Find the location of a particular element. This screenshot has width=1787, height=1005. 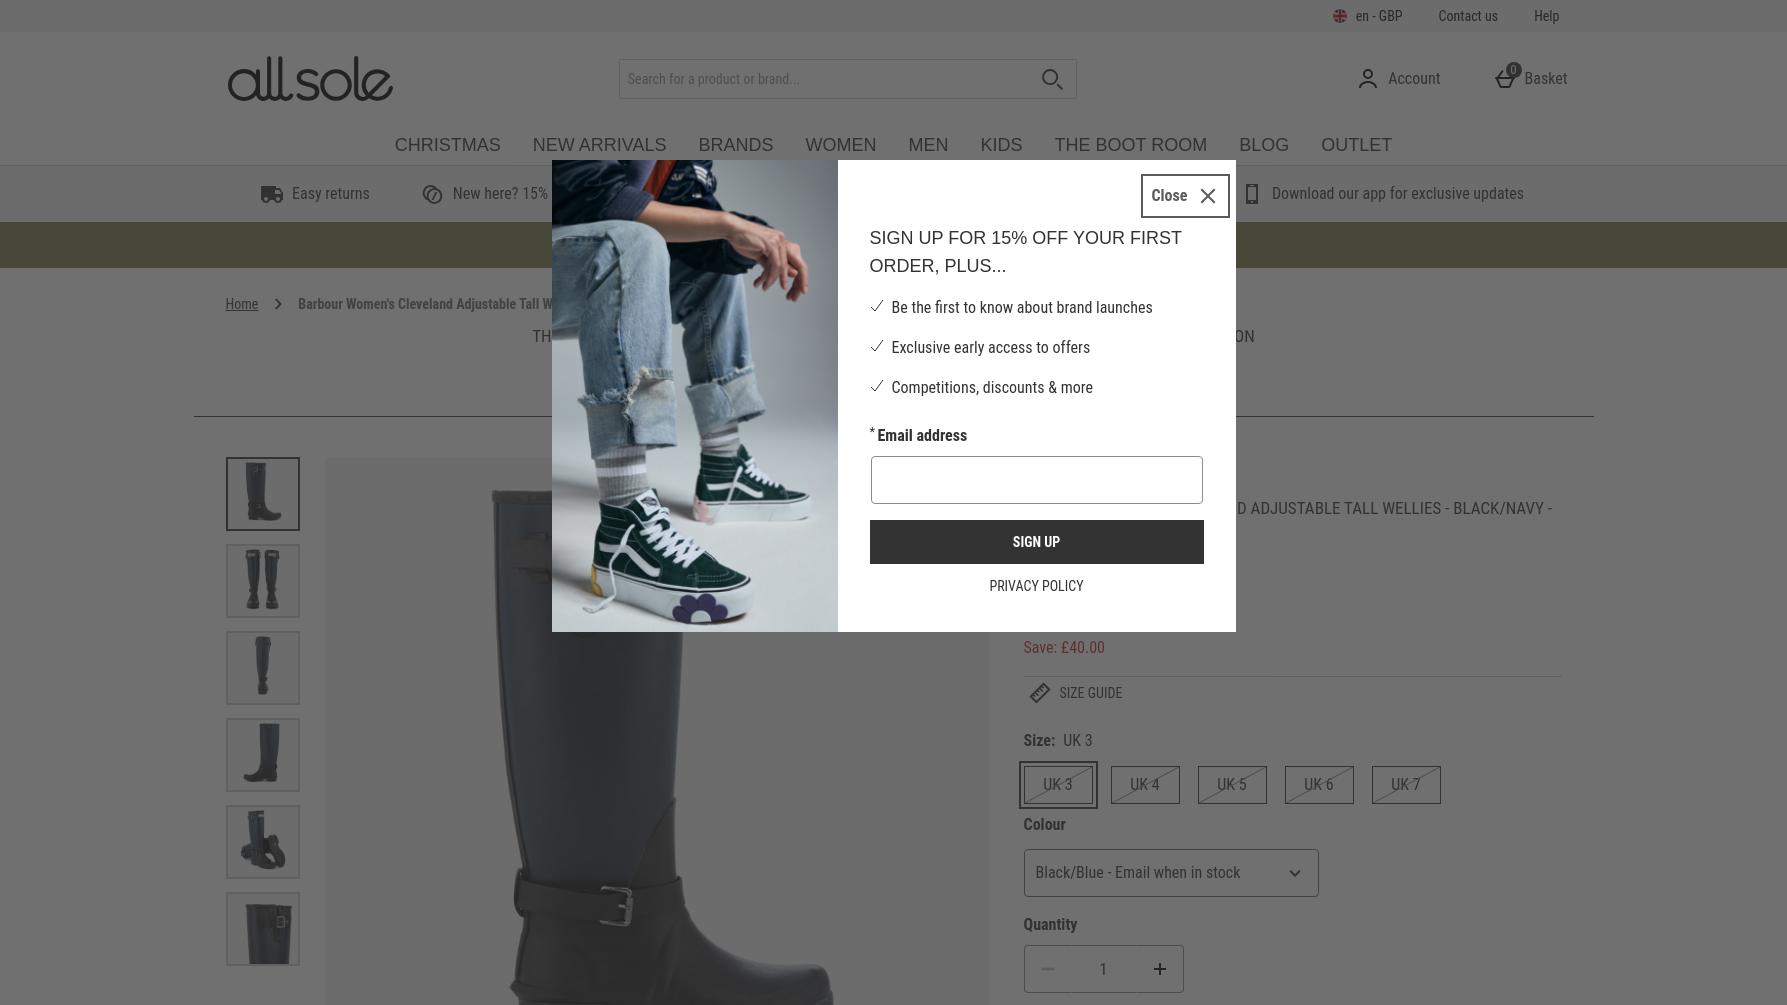

'Sign up' is located at coordinates (1034, 539).